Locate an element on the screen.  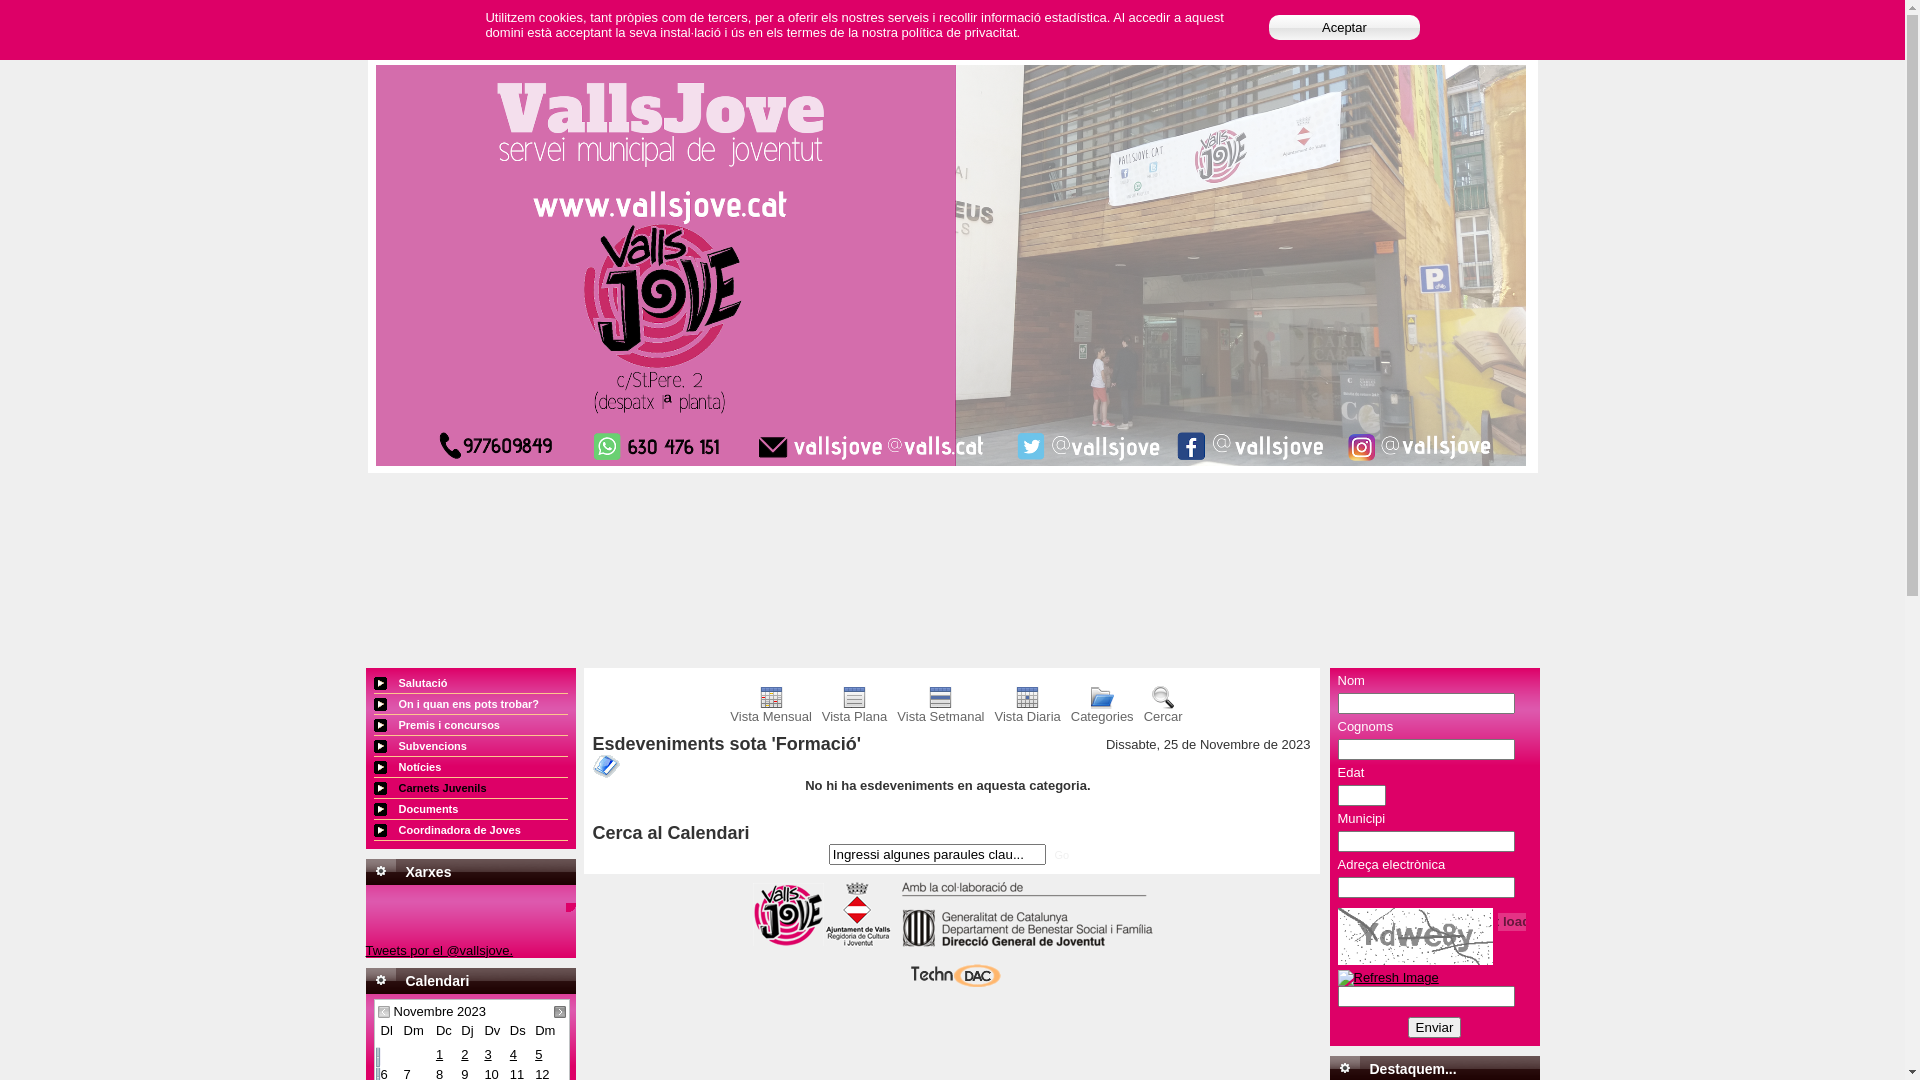
'Categories' is located at coordinates (1101, 709).